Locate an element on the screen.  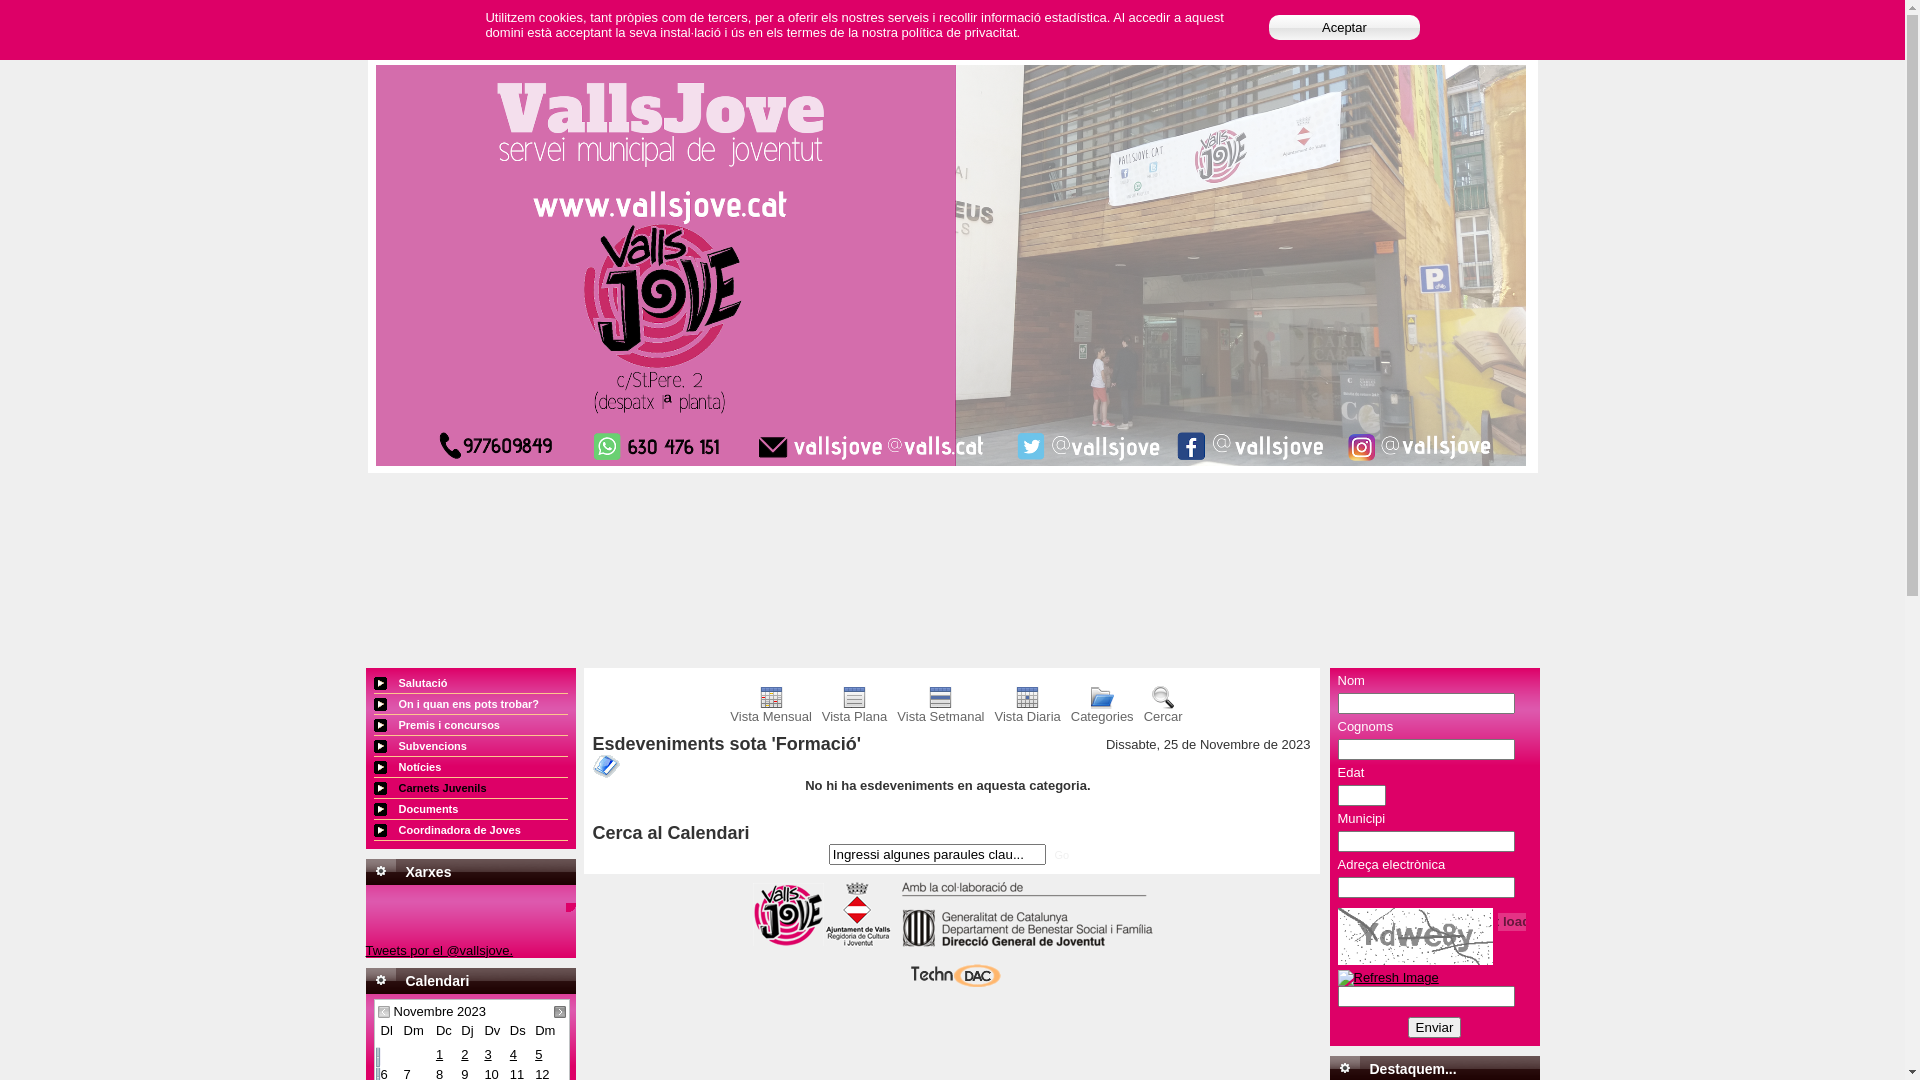
'Categories' is located at coordinates (1101, 709).